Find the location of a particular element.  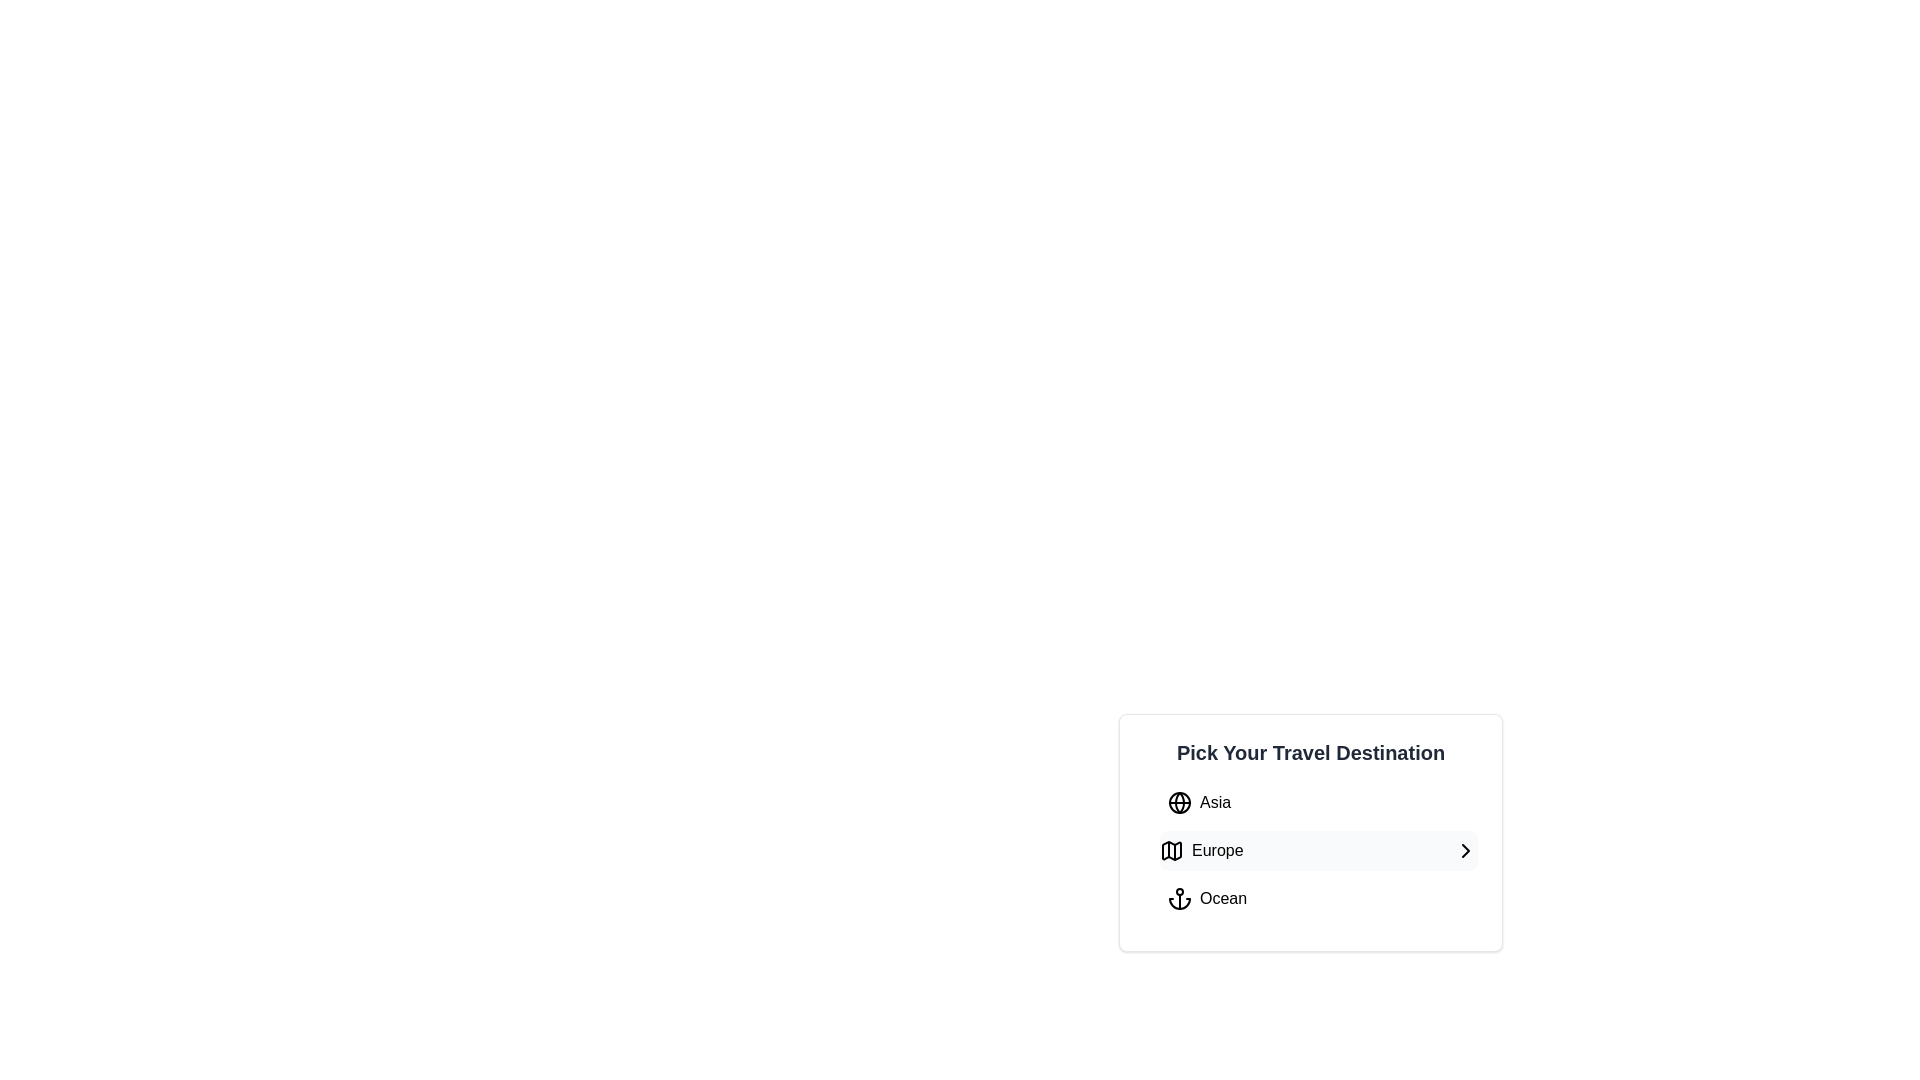

the selectable option for 'Europe' in the travel destination picker, which is the second item in the list between 'Asia' and 'Ocean' is located at coordinates (1200, 851).